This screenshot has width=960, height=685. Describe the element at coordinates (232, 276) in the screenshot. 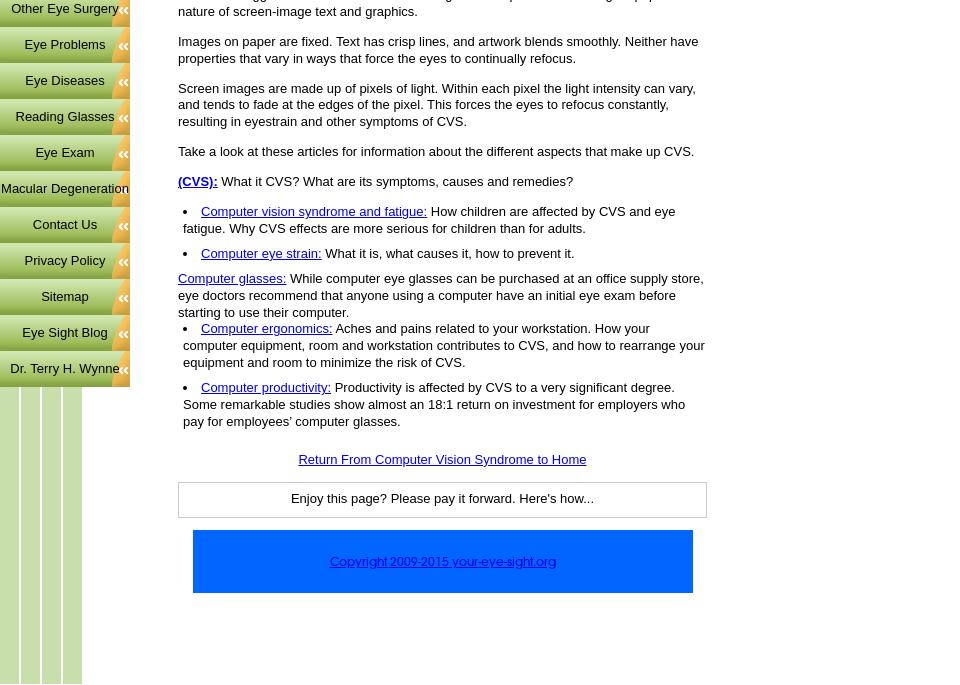

I see `'Computer glasses:'` at that location.